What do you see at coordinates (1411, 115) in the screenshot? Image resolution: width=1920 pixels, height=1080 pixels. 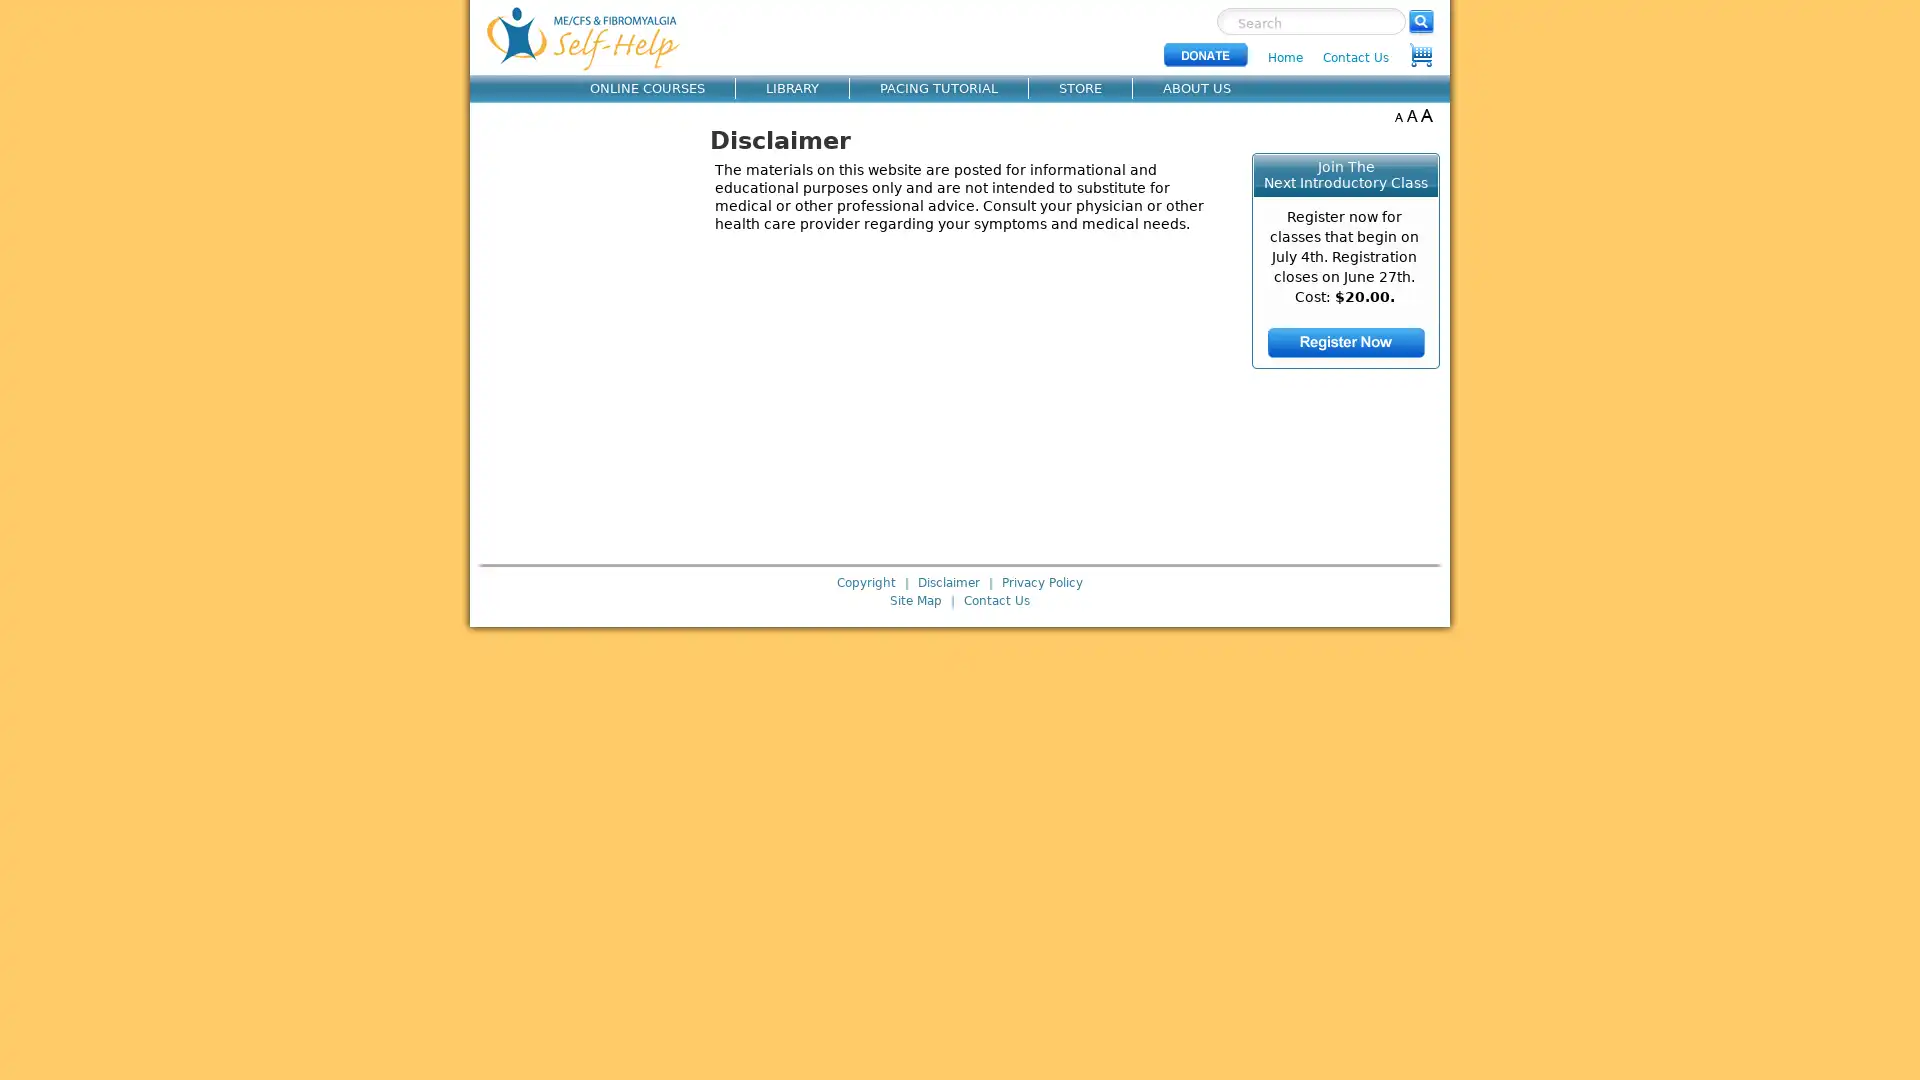 I see `A` at bounding box center [1411, 115].